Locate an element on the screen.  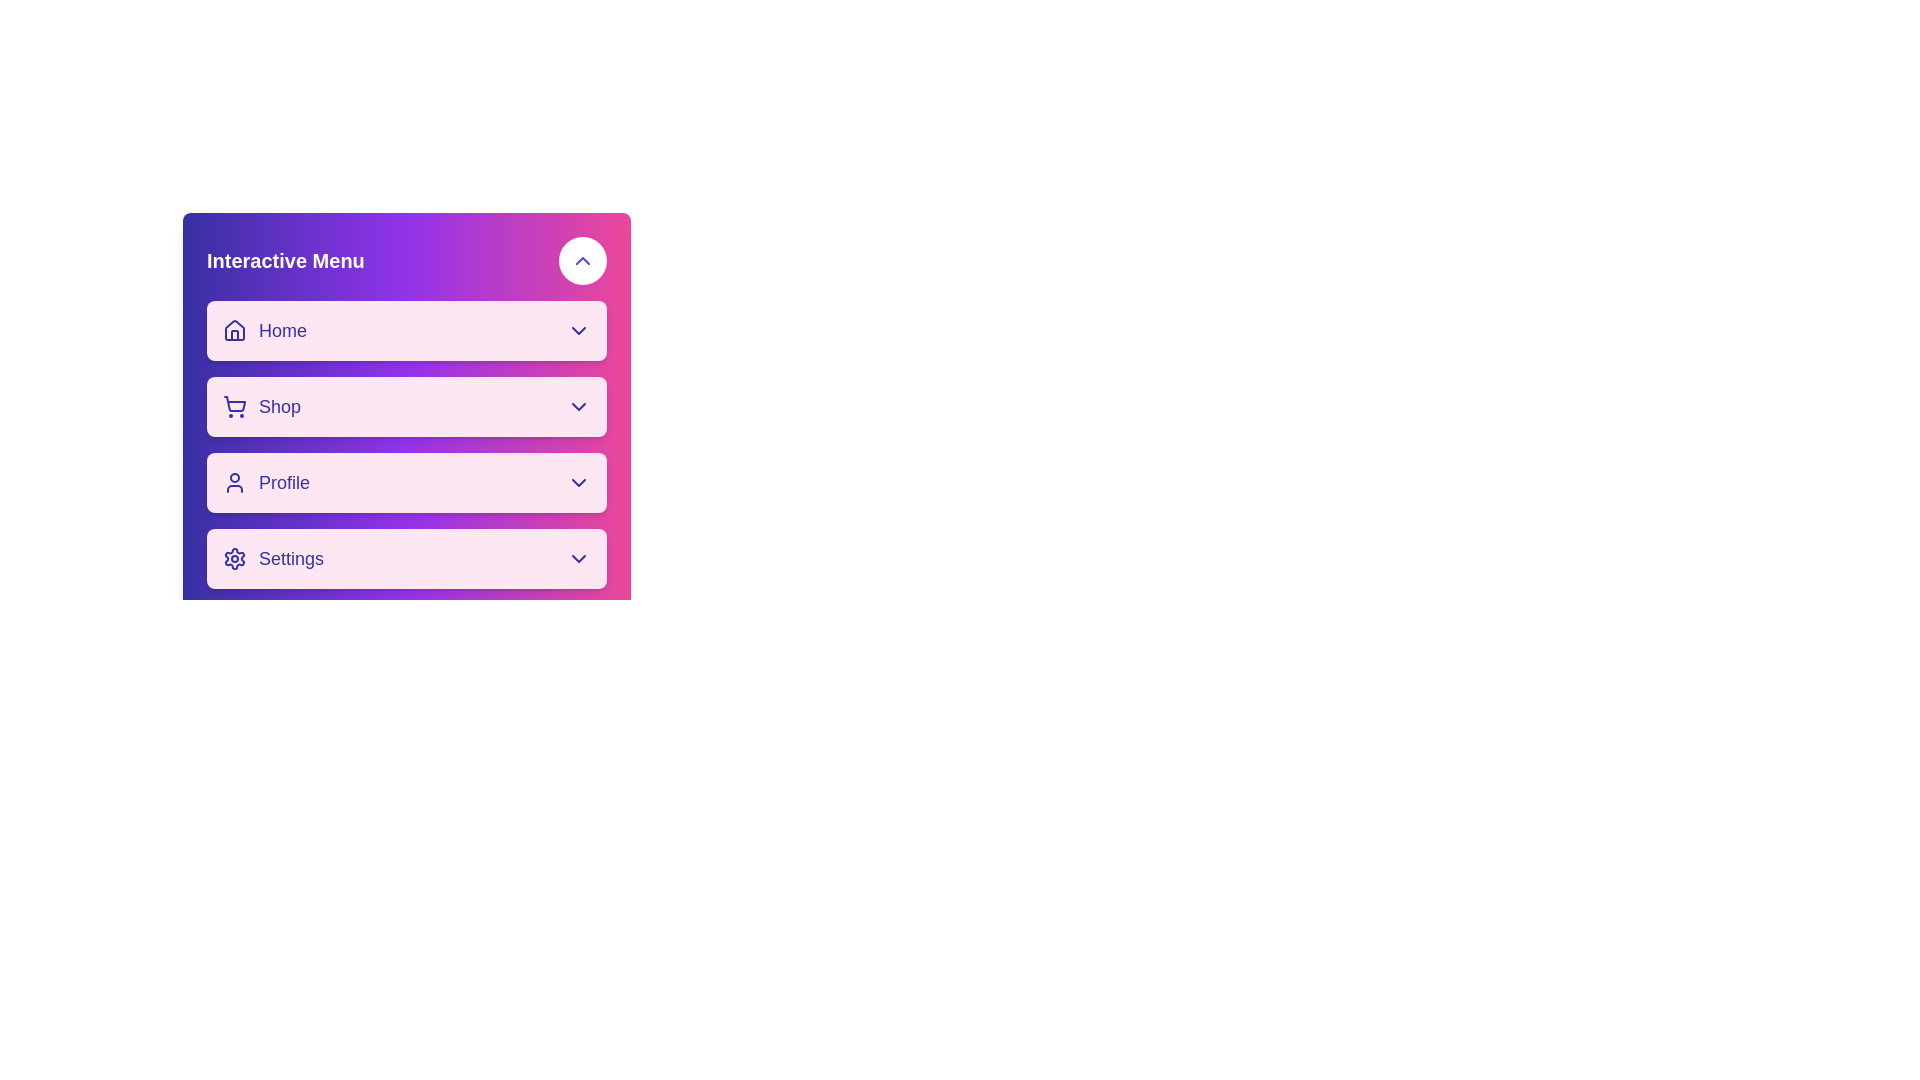
the 'Profile' text label within the third button of the 'Interactive Menu', which indicates navigation to the user's profile page is located at coordinates (283, 482).